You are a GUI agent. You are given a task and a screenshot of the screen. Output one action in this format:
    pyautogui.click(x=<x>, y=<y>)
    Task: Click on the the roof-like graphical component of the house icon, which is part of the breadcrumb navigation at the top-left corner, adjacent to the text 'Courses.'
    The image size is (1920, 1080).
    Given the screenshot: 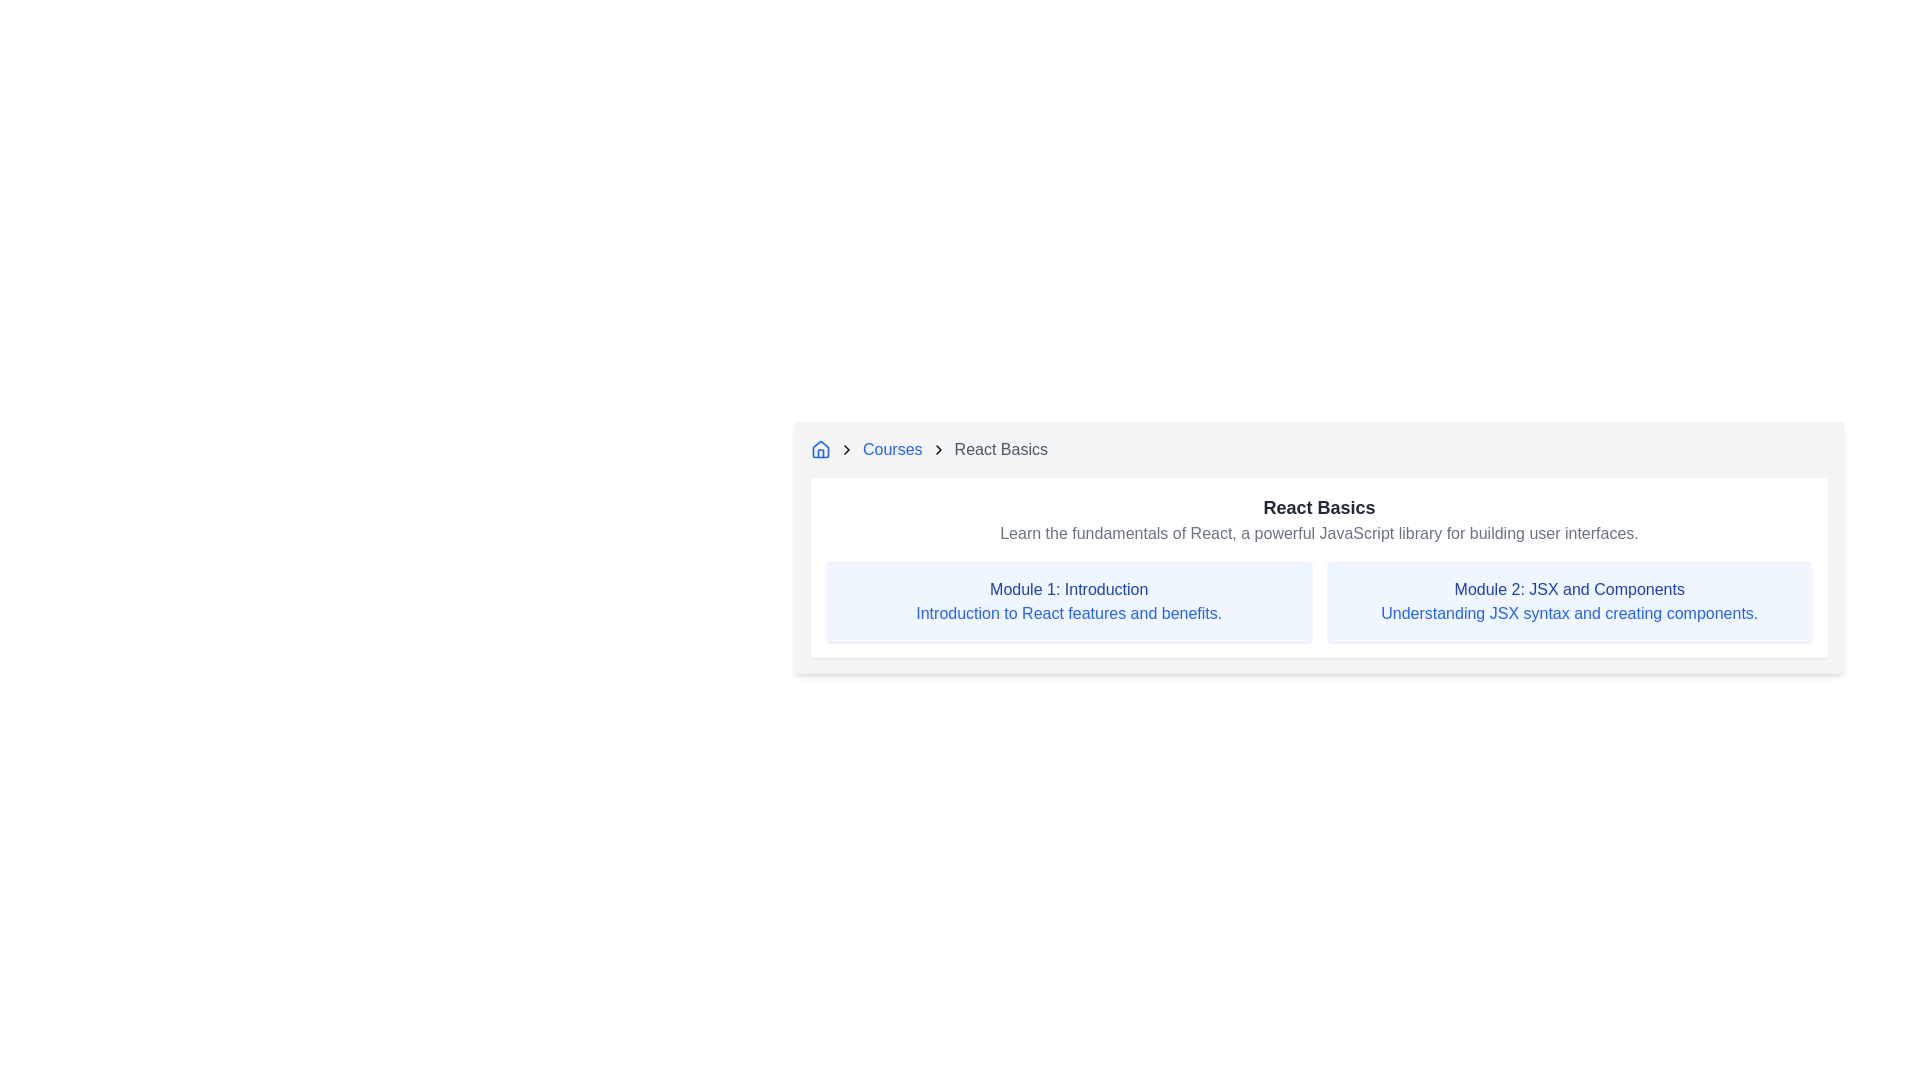 What is the action you would take?
    pyautogui.click(x=820, y=447)
    